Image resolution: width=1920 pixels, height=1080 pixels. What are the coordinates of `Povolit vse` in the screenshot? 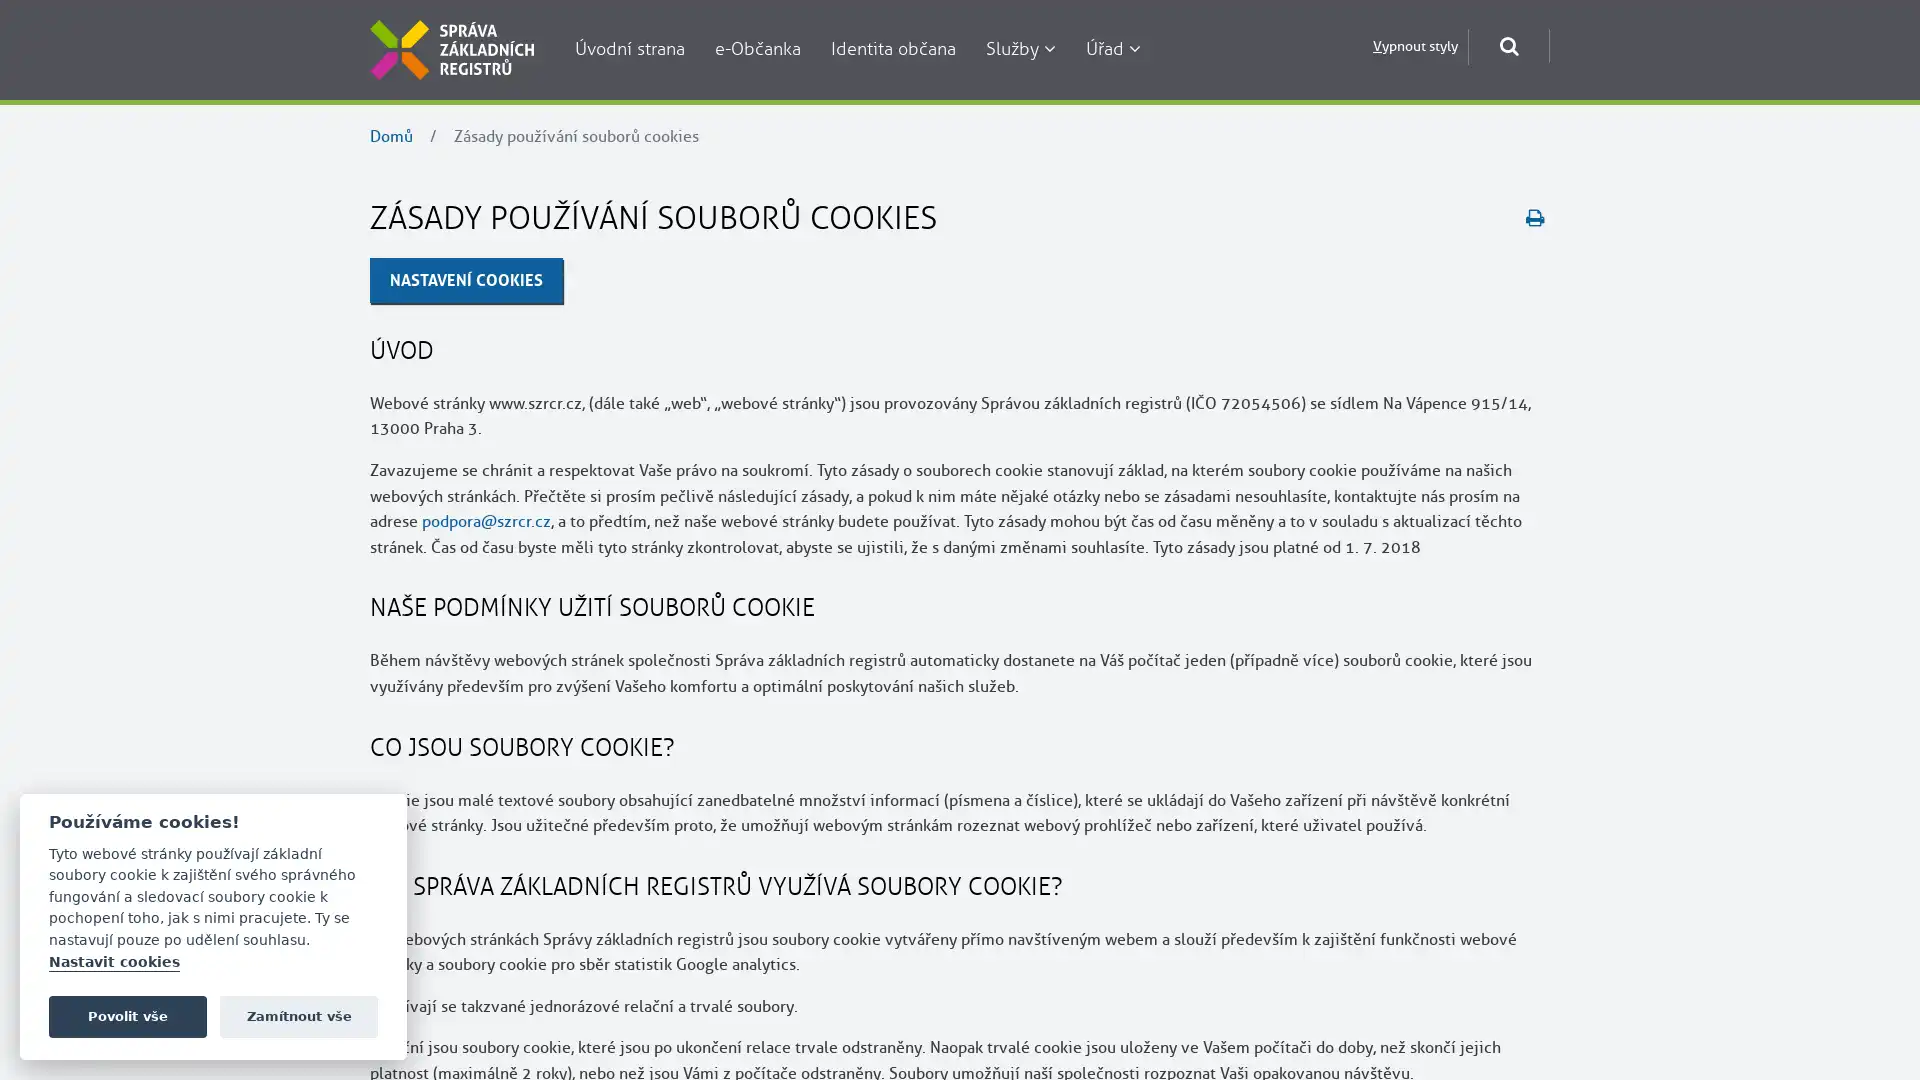 It's located at (126, 1015).